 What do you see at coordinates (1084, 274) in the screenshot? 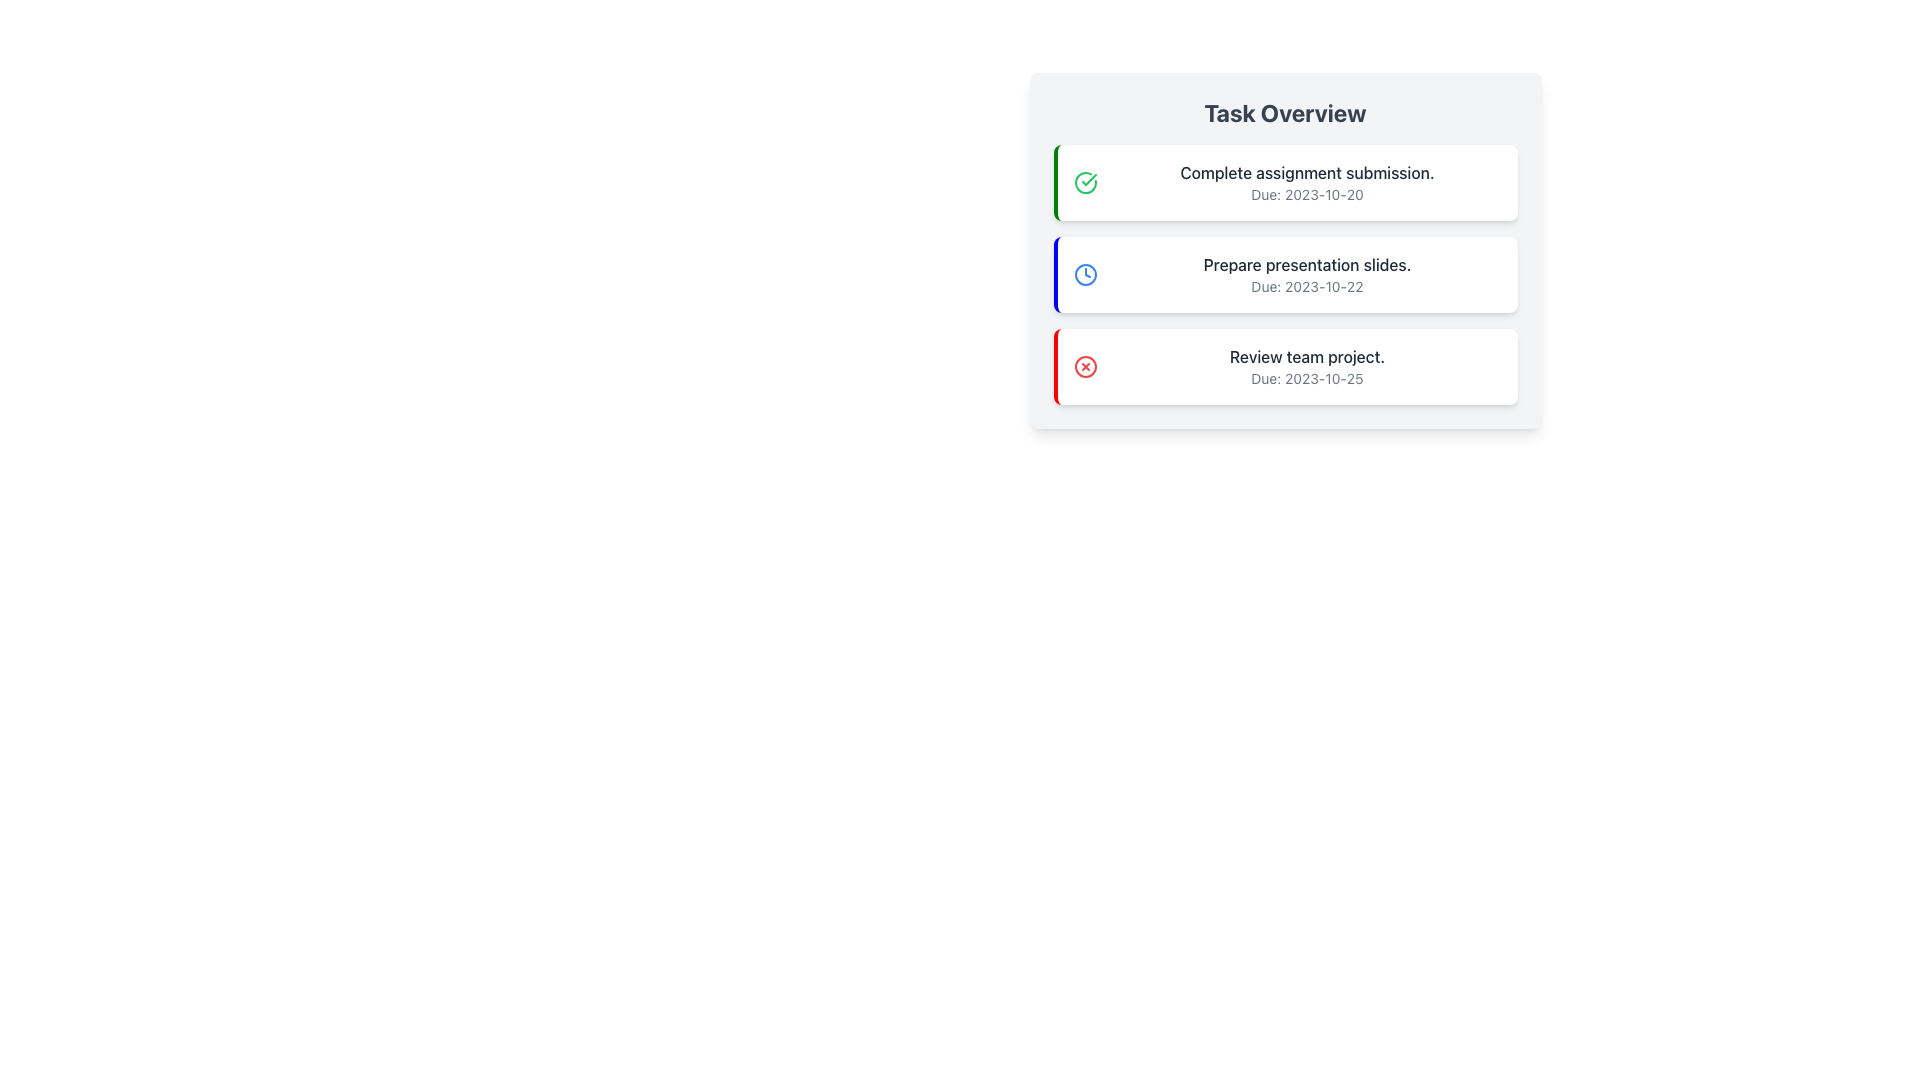
I see `the circular clock icon with a blue outline and white inner background, located in the task card titled 'Prepare presentation slides.'` at bounding box center [1084, 274].